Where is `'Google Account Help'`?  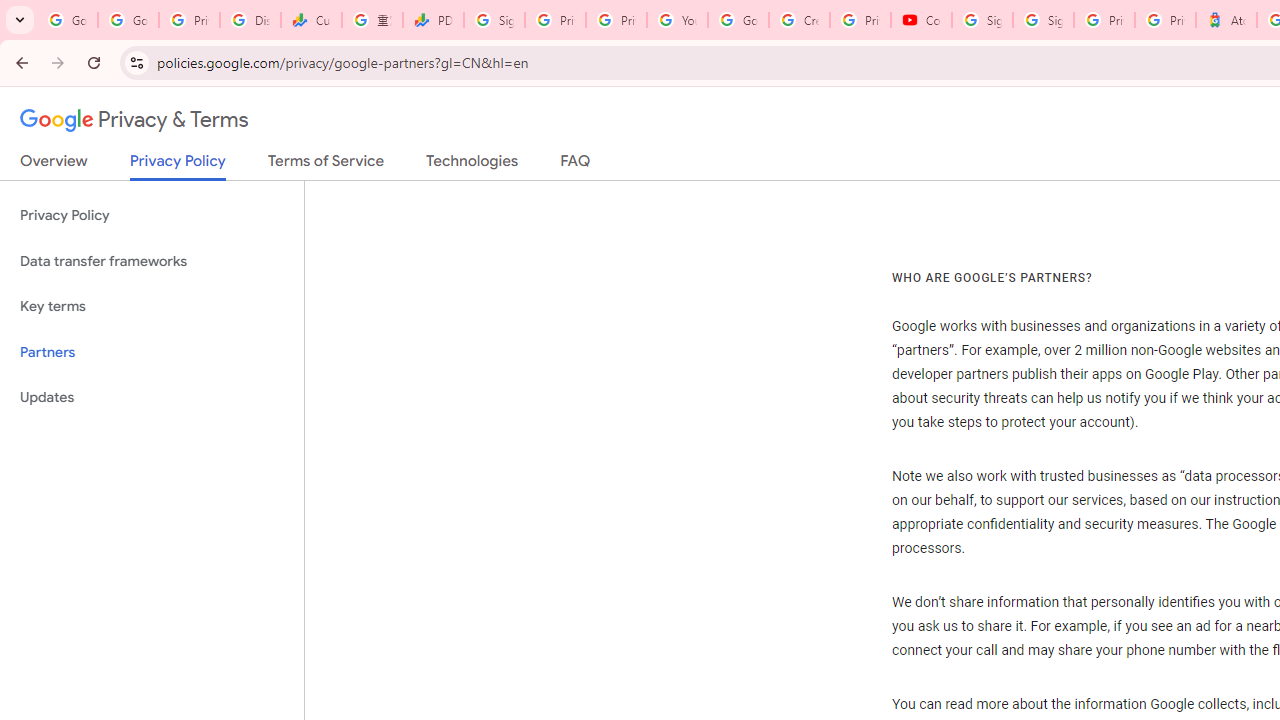
'Google Account Help' is located at coordinates (737, 20).